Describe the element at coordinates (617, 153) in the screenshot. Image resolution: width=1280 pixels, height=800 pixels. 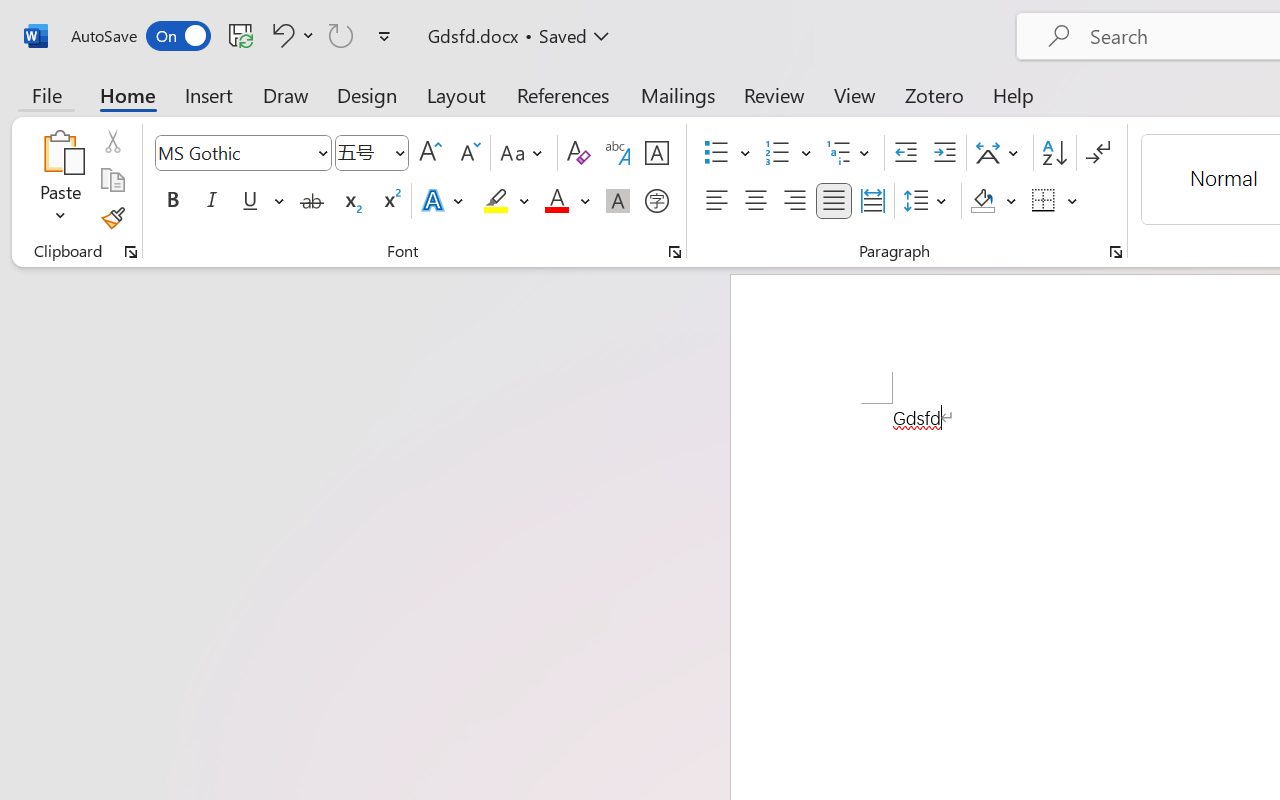
I see `'Phonetic Guide...'` at that location.